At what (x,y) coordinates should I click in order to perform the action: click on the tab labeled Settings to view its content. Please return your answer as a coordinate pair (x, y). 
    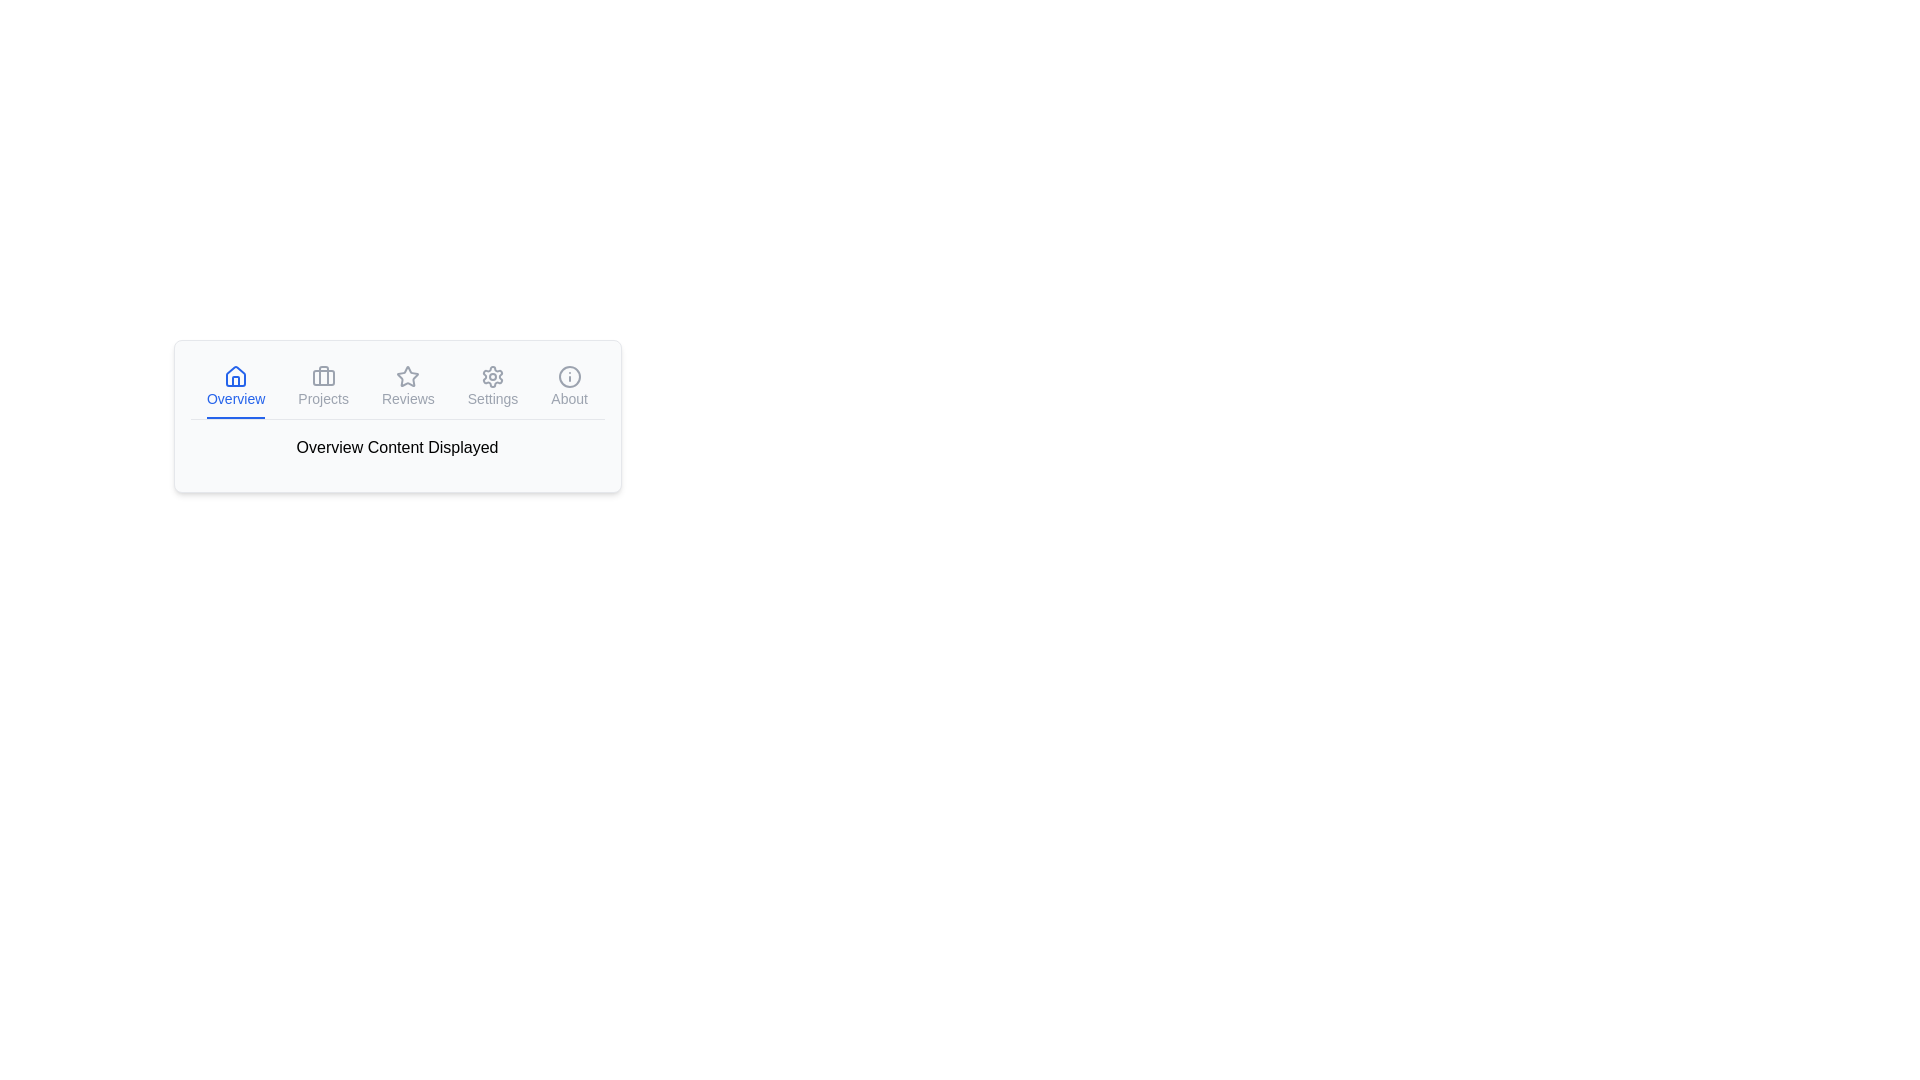
    Looking at the image, I should click on (493, 388).